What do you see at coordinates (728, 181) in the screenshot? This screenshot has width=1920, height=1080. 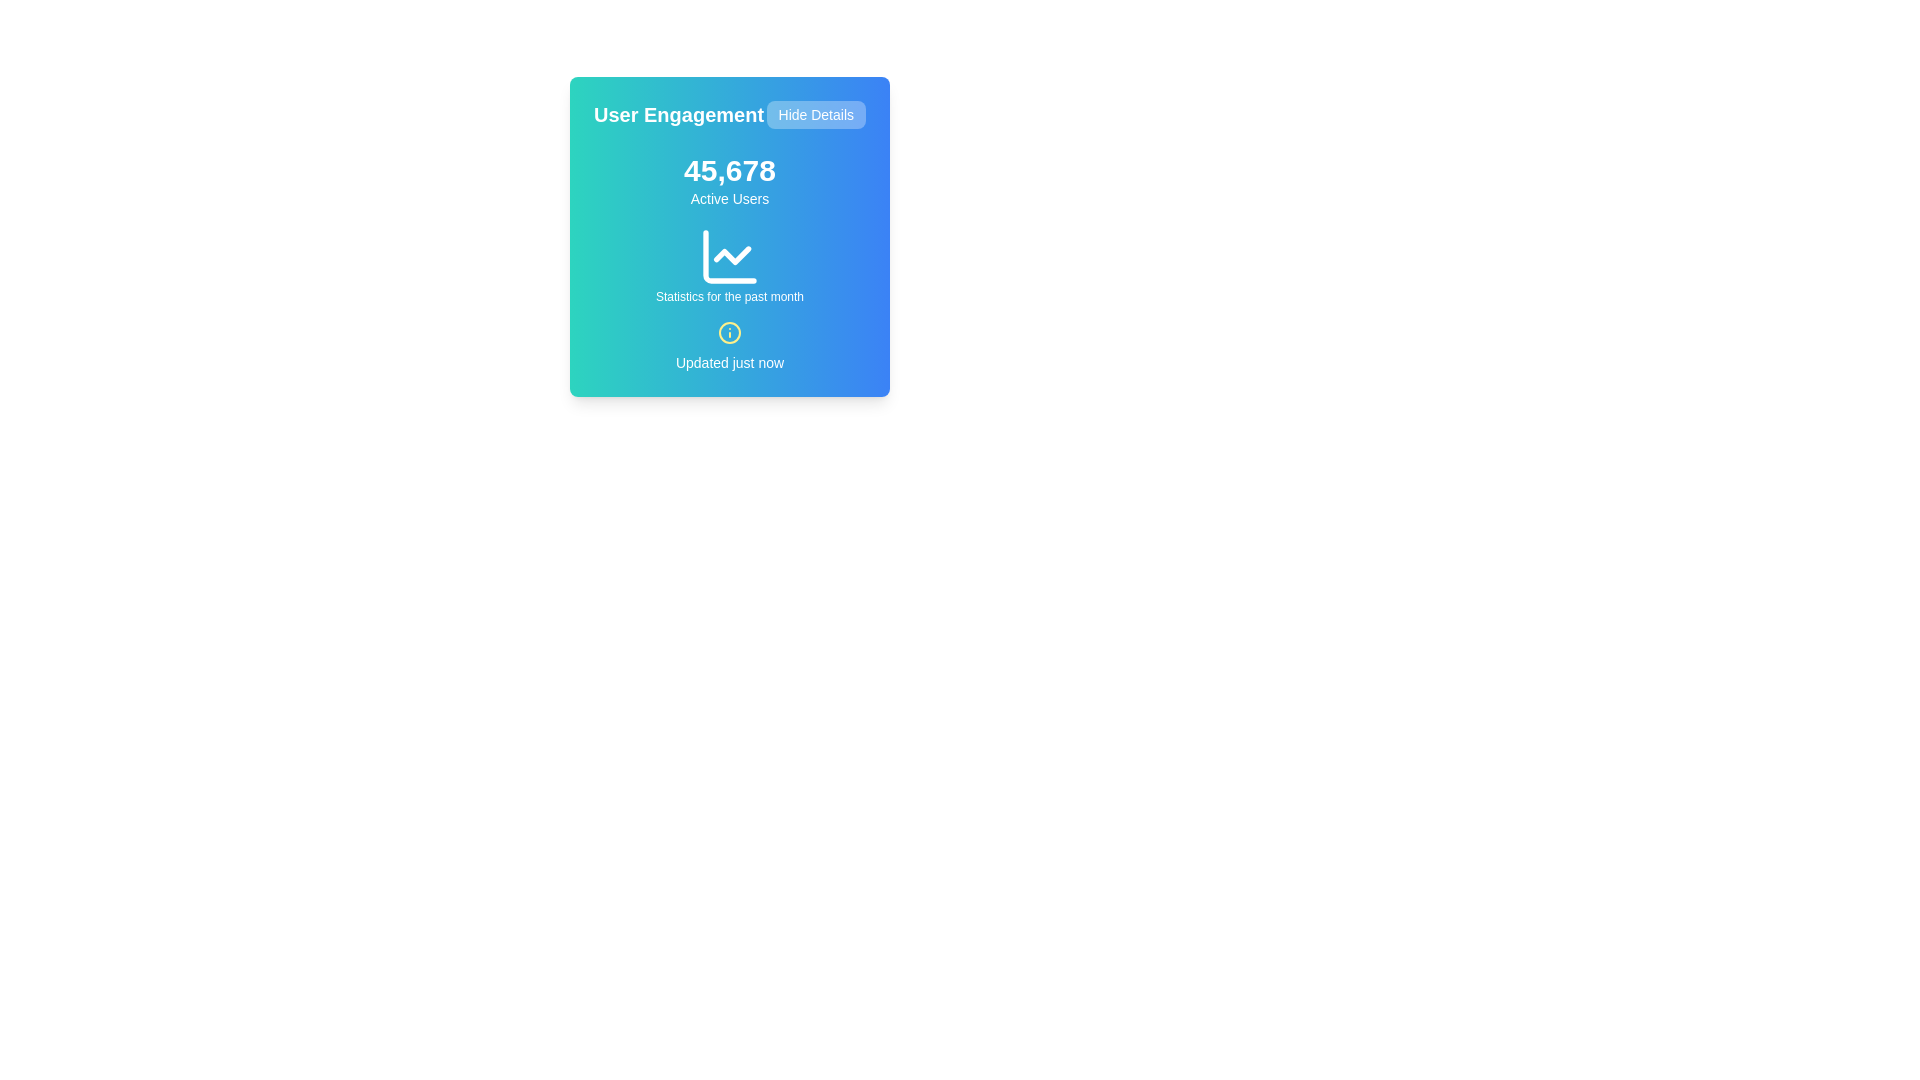 I see `the Text Display element that shows the active user count, located within the 'User Engagement' card at the top-center, beneath the title and 'Hide Details' button` at bounding box center [728, 181].